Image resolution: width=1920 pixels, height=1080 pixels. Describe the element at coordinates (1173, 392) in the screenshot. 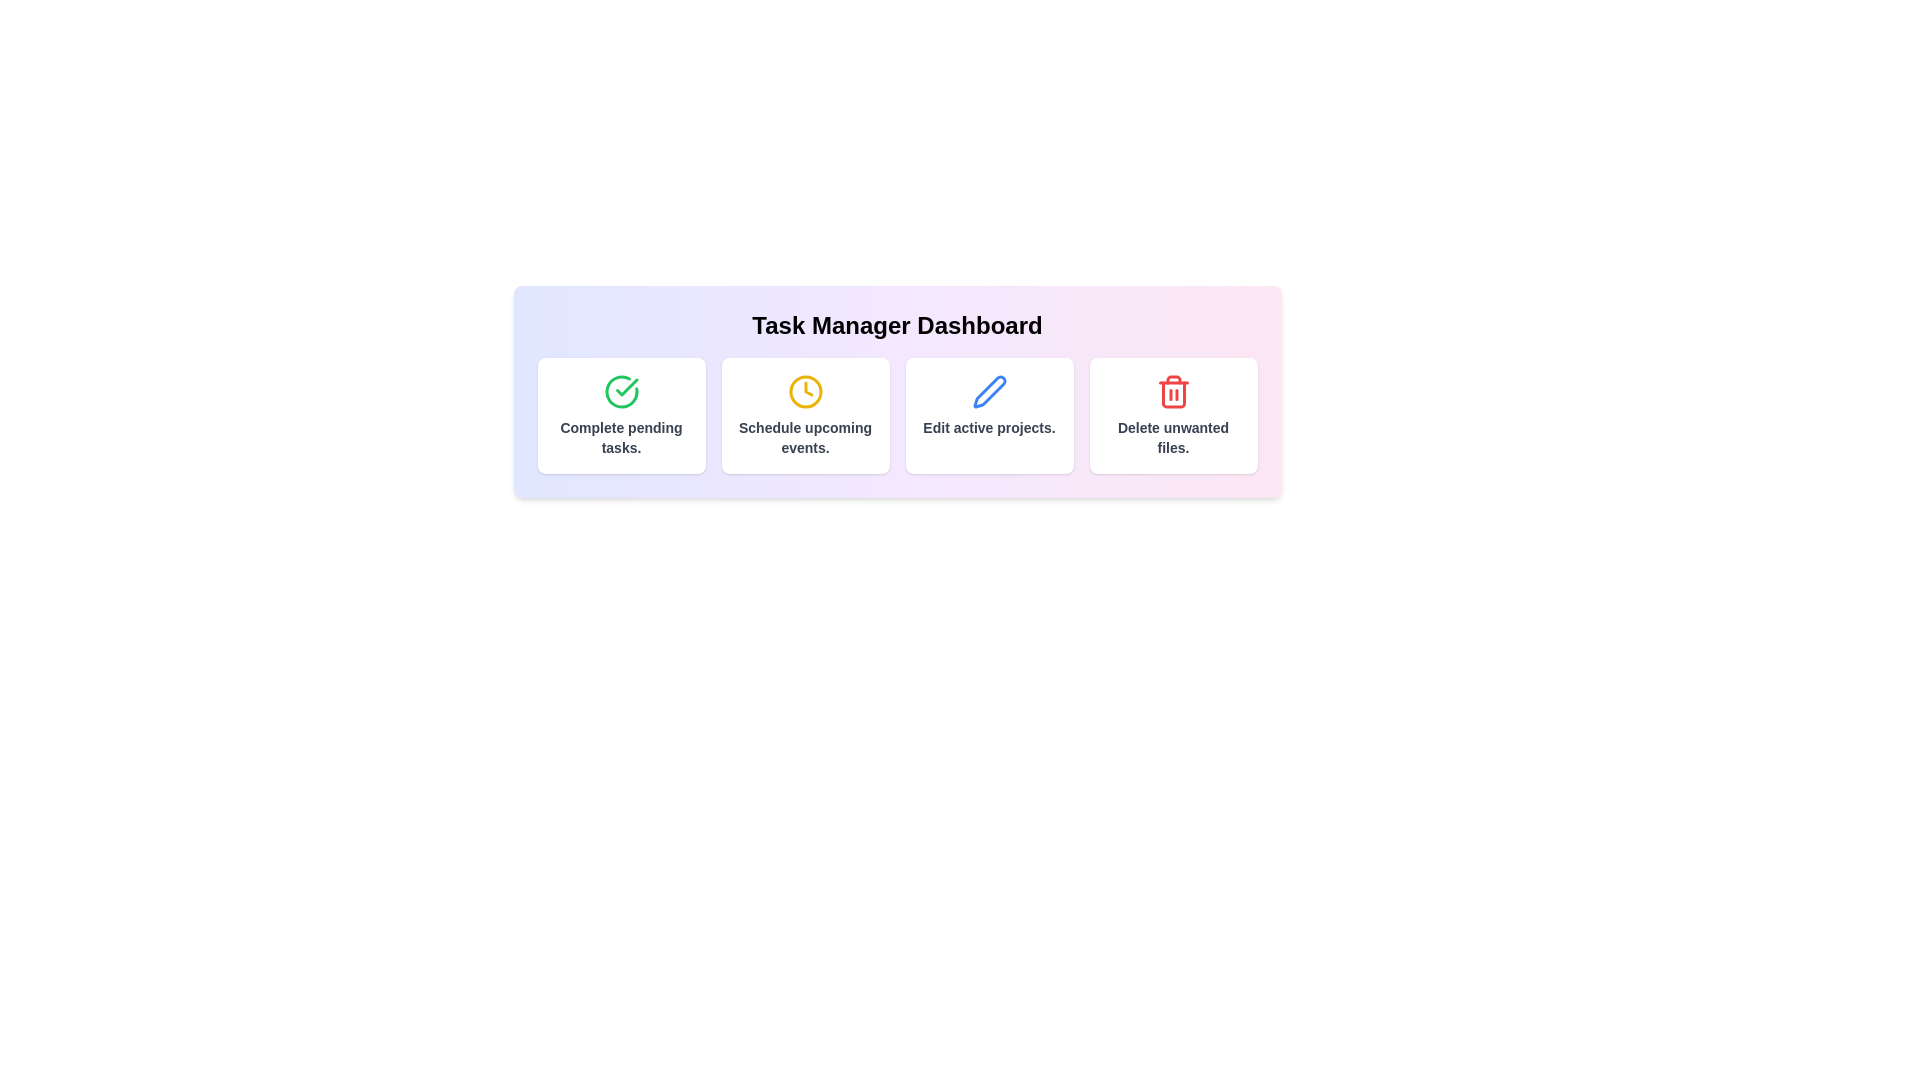

I see `the red trash bin icon located in the bottom-right corner of the 'Delete unwanted files' card within the Task Manager Dashboard` at that location.